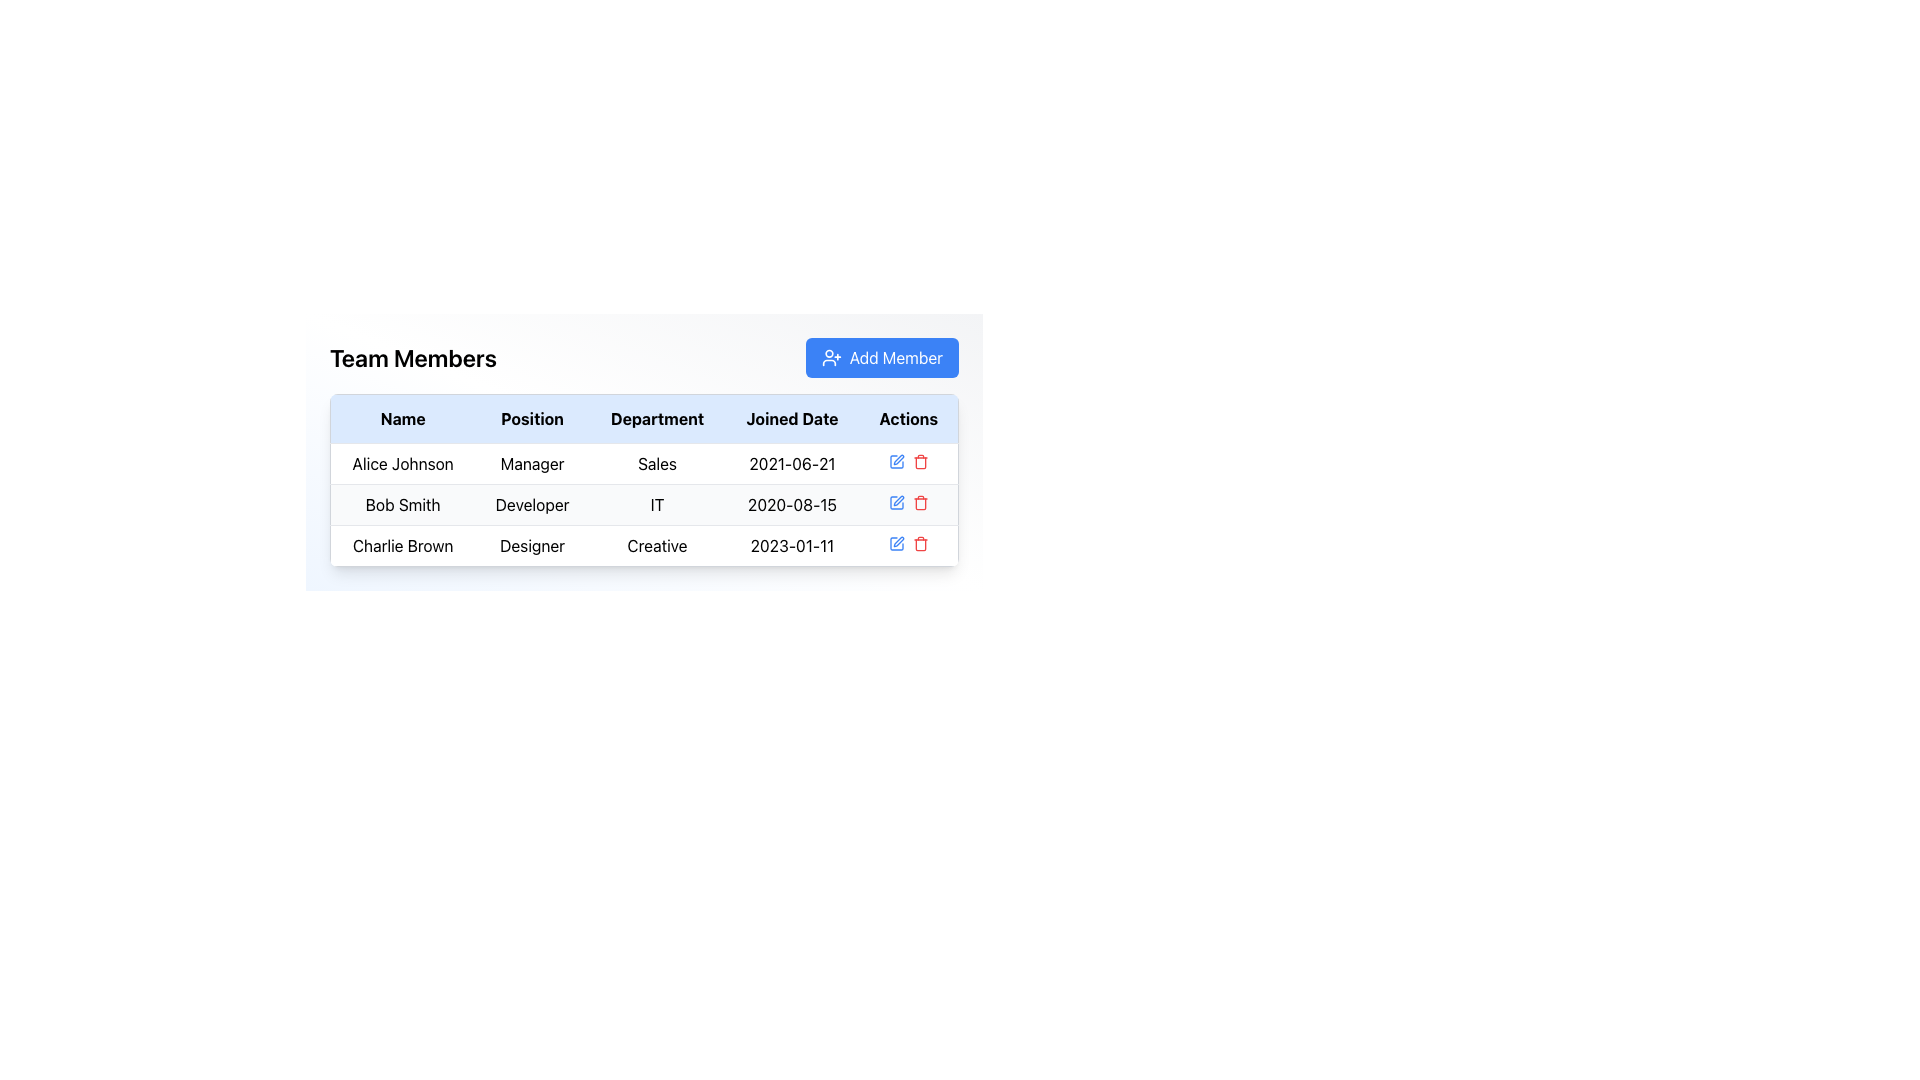 The height and width of the screenshot is (1080, 1920). What do you see at coordinates (919, 545) in the screenshot?
I see `the trash icon associated with the entry labeled 'Charlie Brown' in the 'Actions' column of the table` at bounding box center [919, 545].